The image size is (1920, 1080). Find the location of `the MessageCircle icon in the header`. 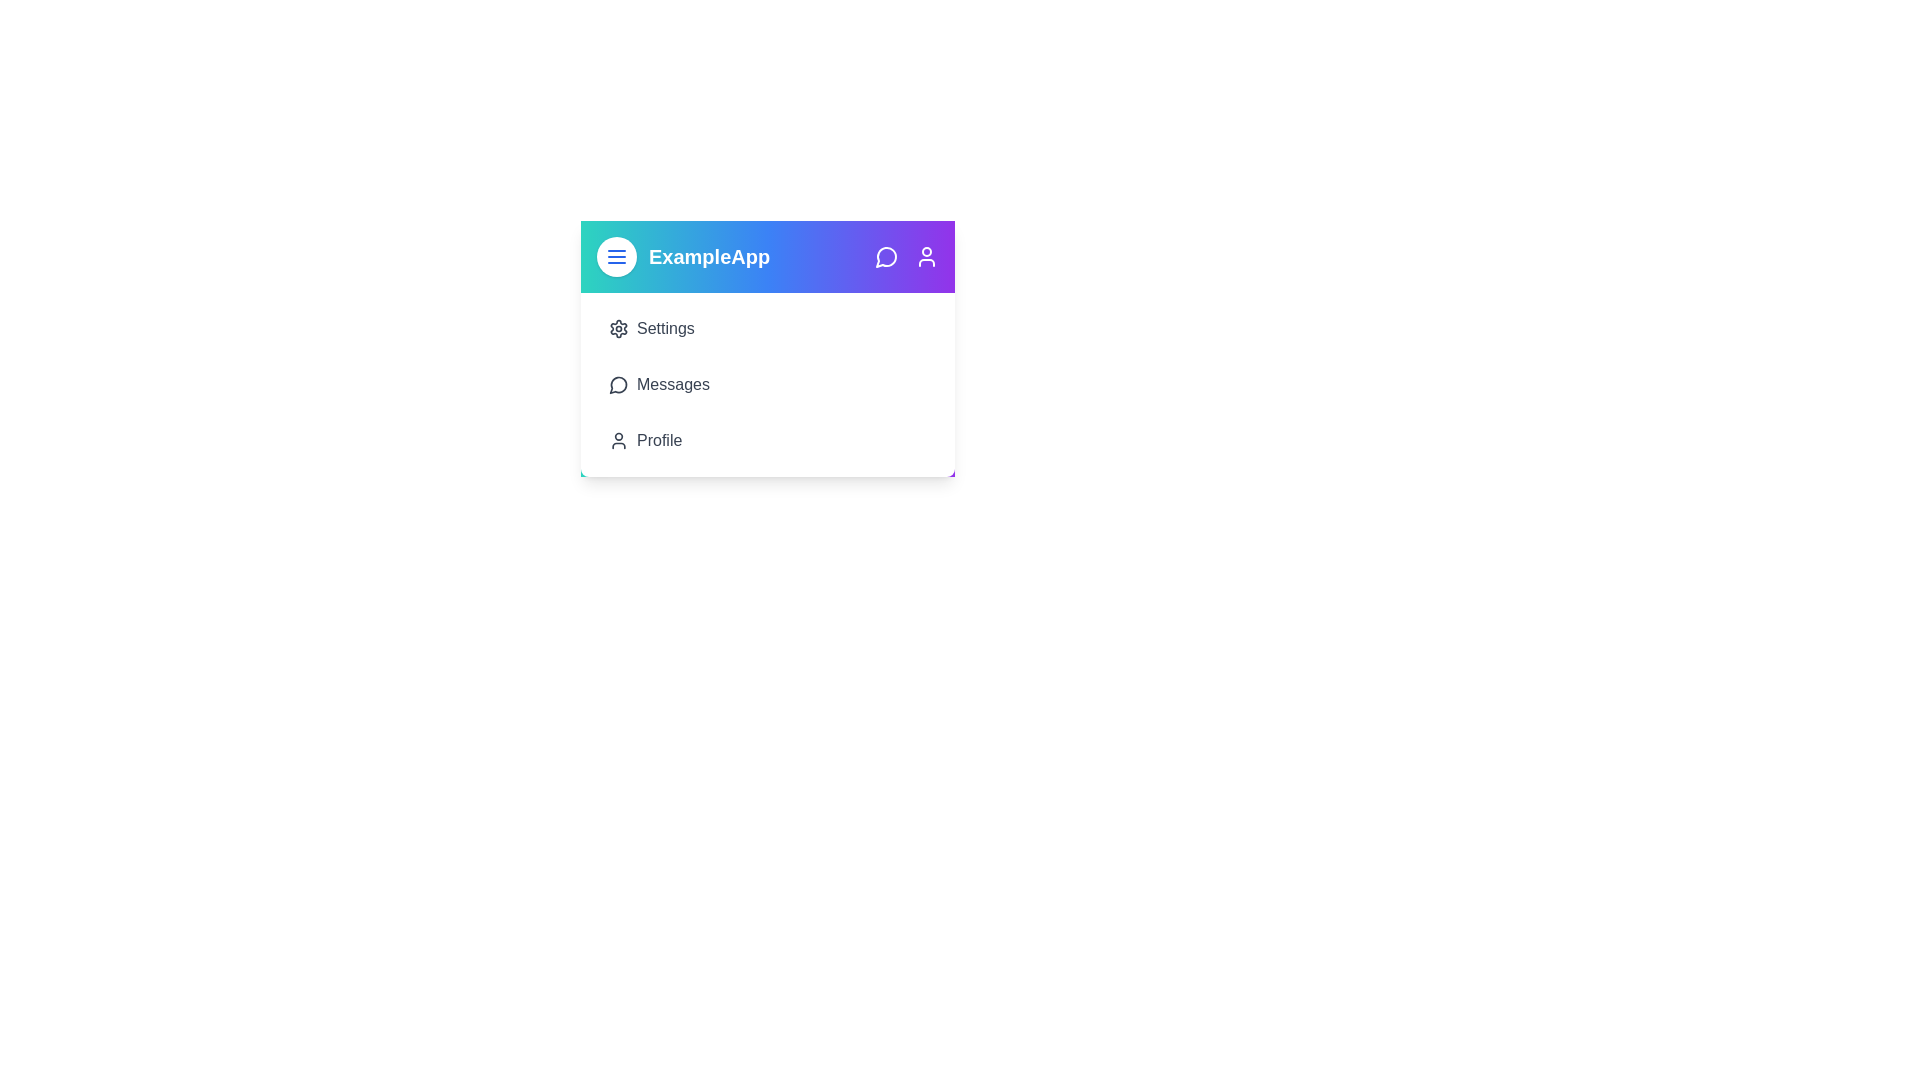

the MessageCircle icon in the header is located at coordinates (886, 256).